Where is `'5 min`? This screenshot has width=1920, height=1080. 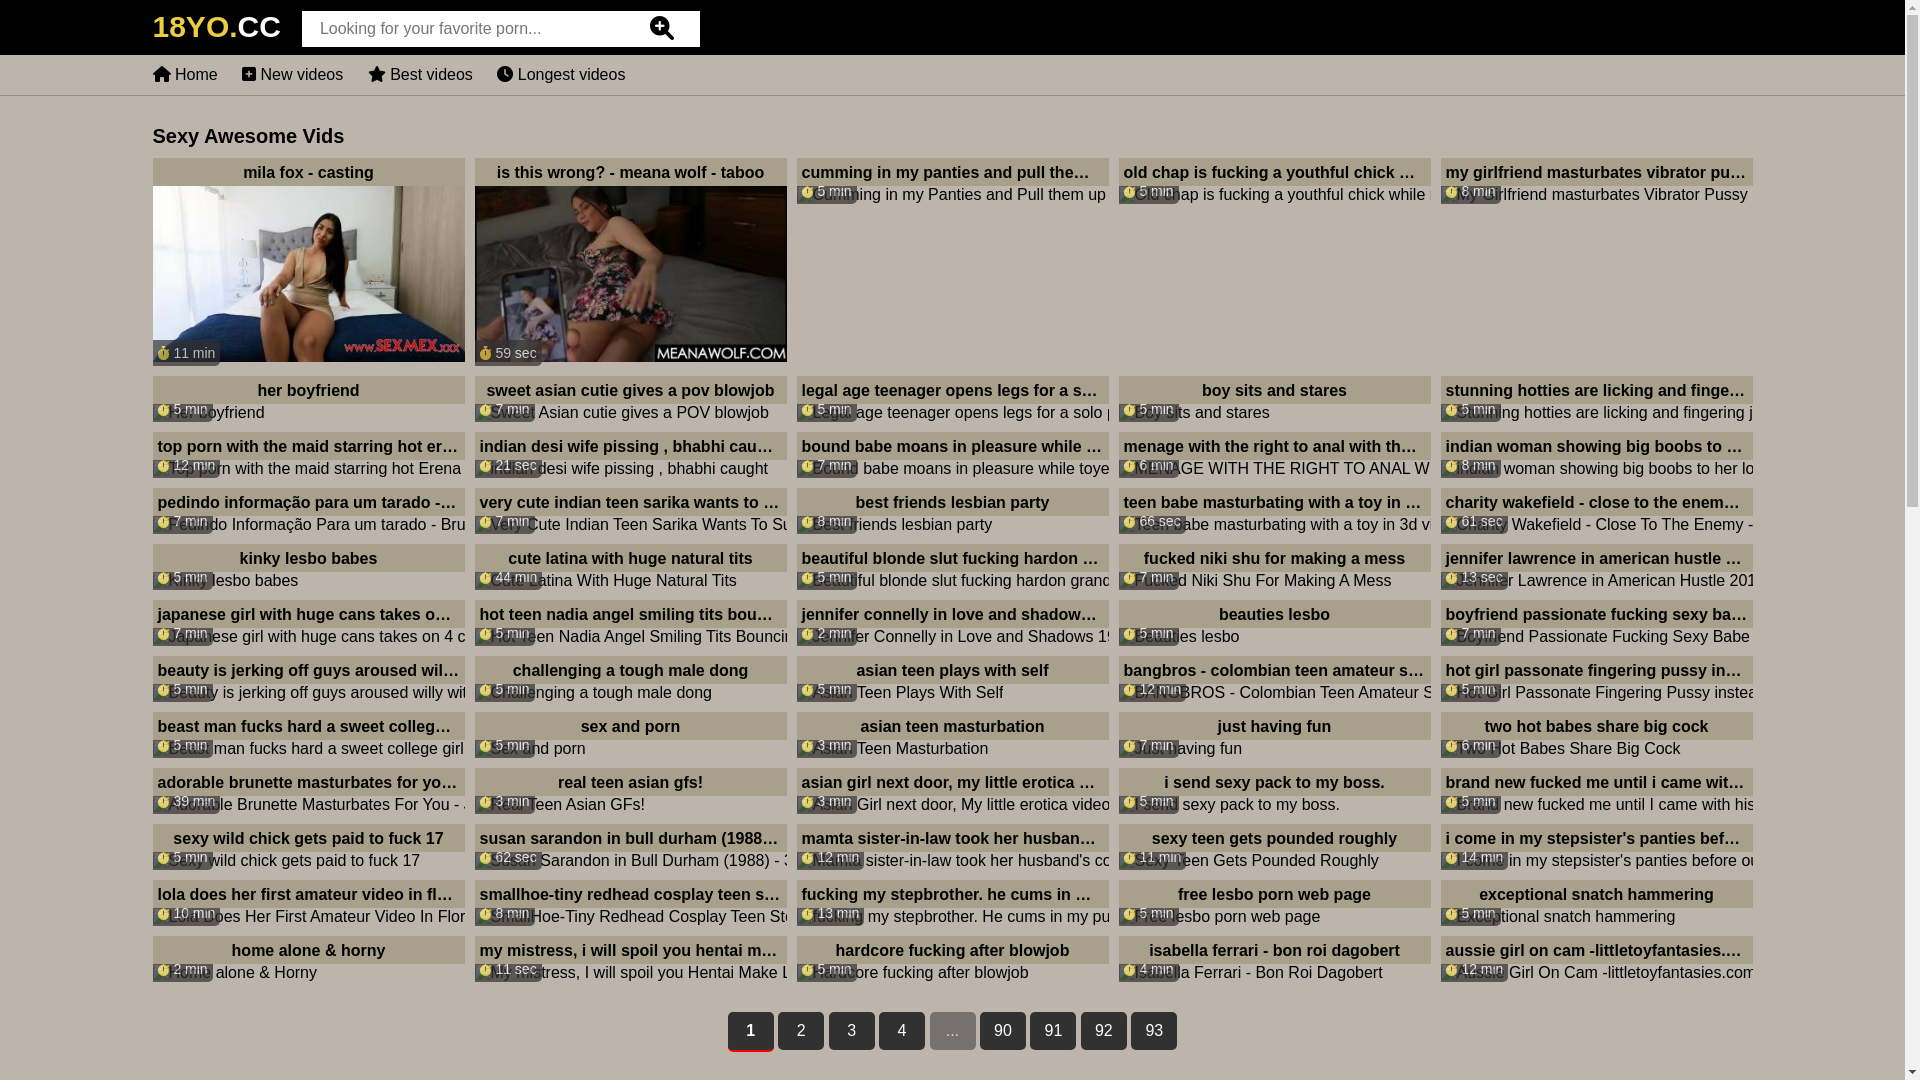 '5 min is located at coordinates (306, 847).